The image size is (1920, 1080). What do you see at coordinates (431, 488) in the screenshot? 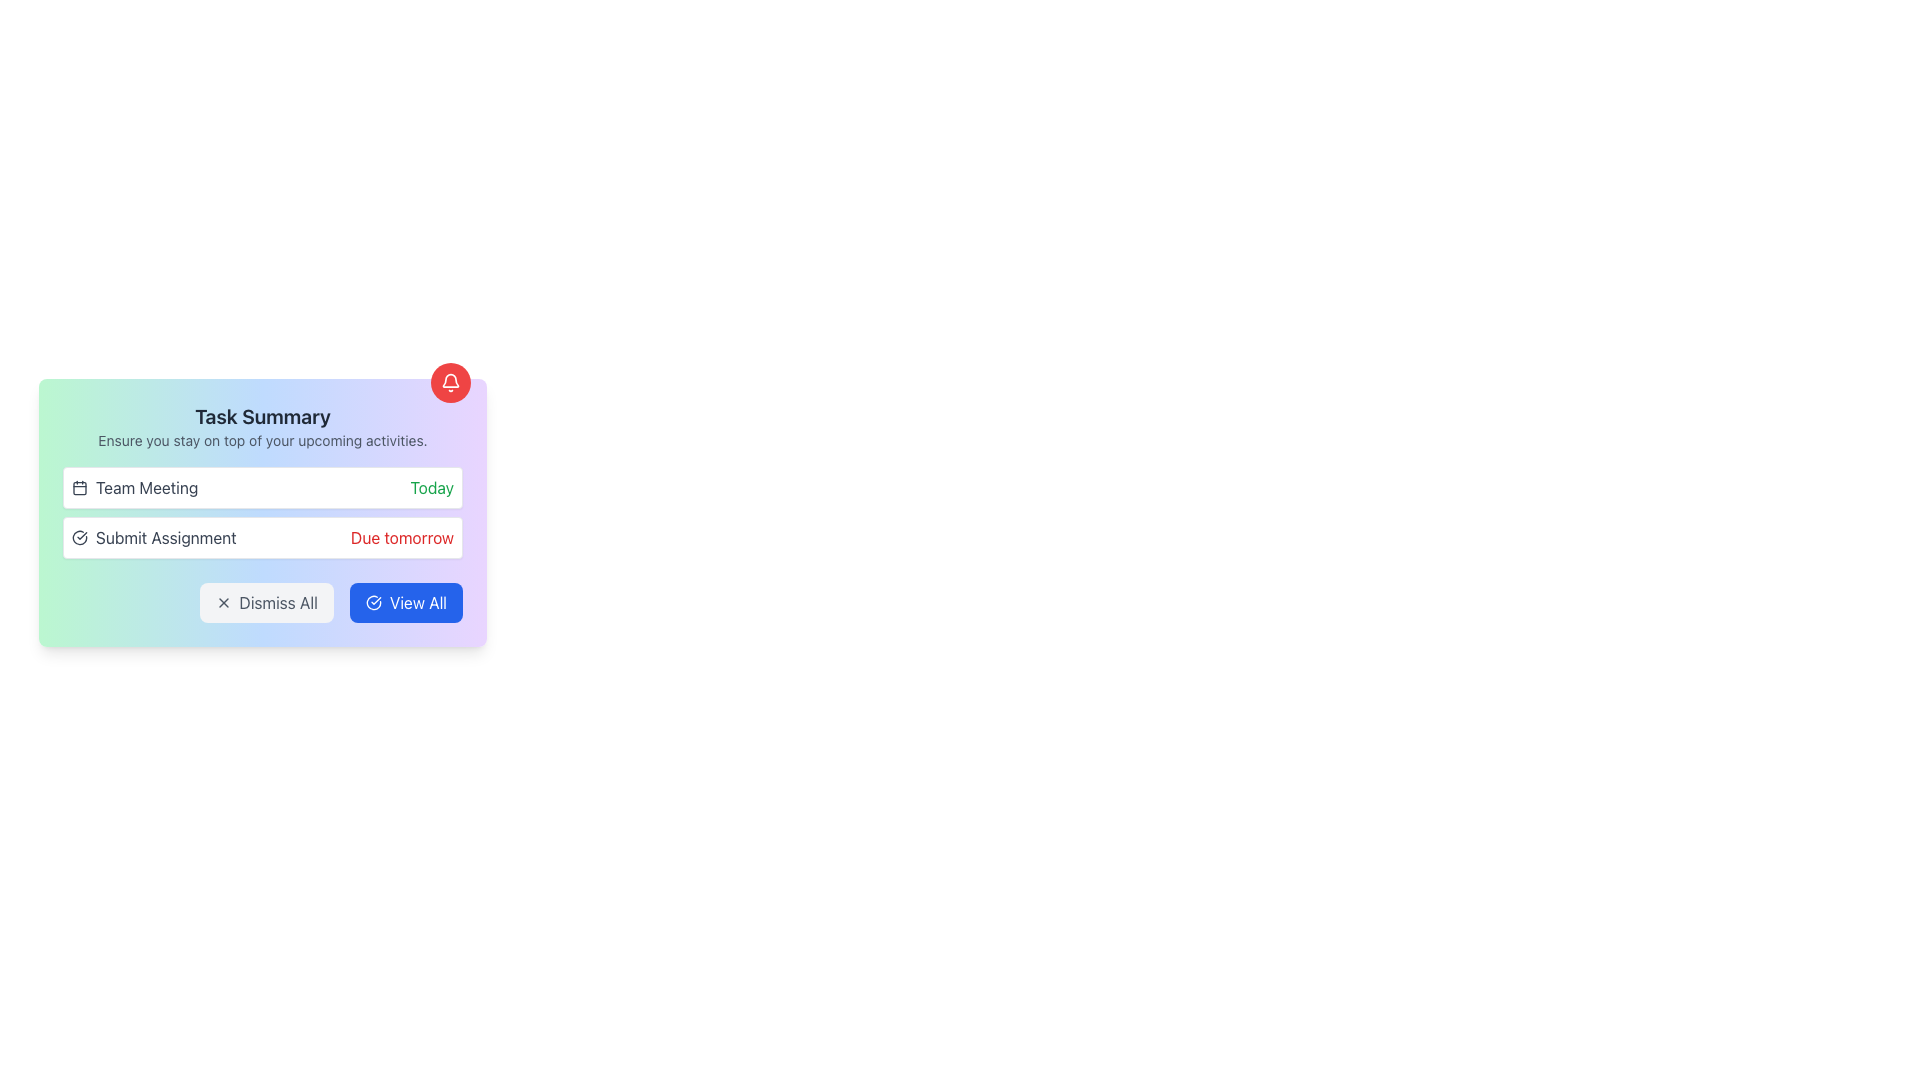
I see `the green textual label reading 'Today', which is positioned on the right side of the 'Team Meeting' string` at bounding box center [431, 488].